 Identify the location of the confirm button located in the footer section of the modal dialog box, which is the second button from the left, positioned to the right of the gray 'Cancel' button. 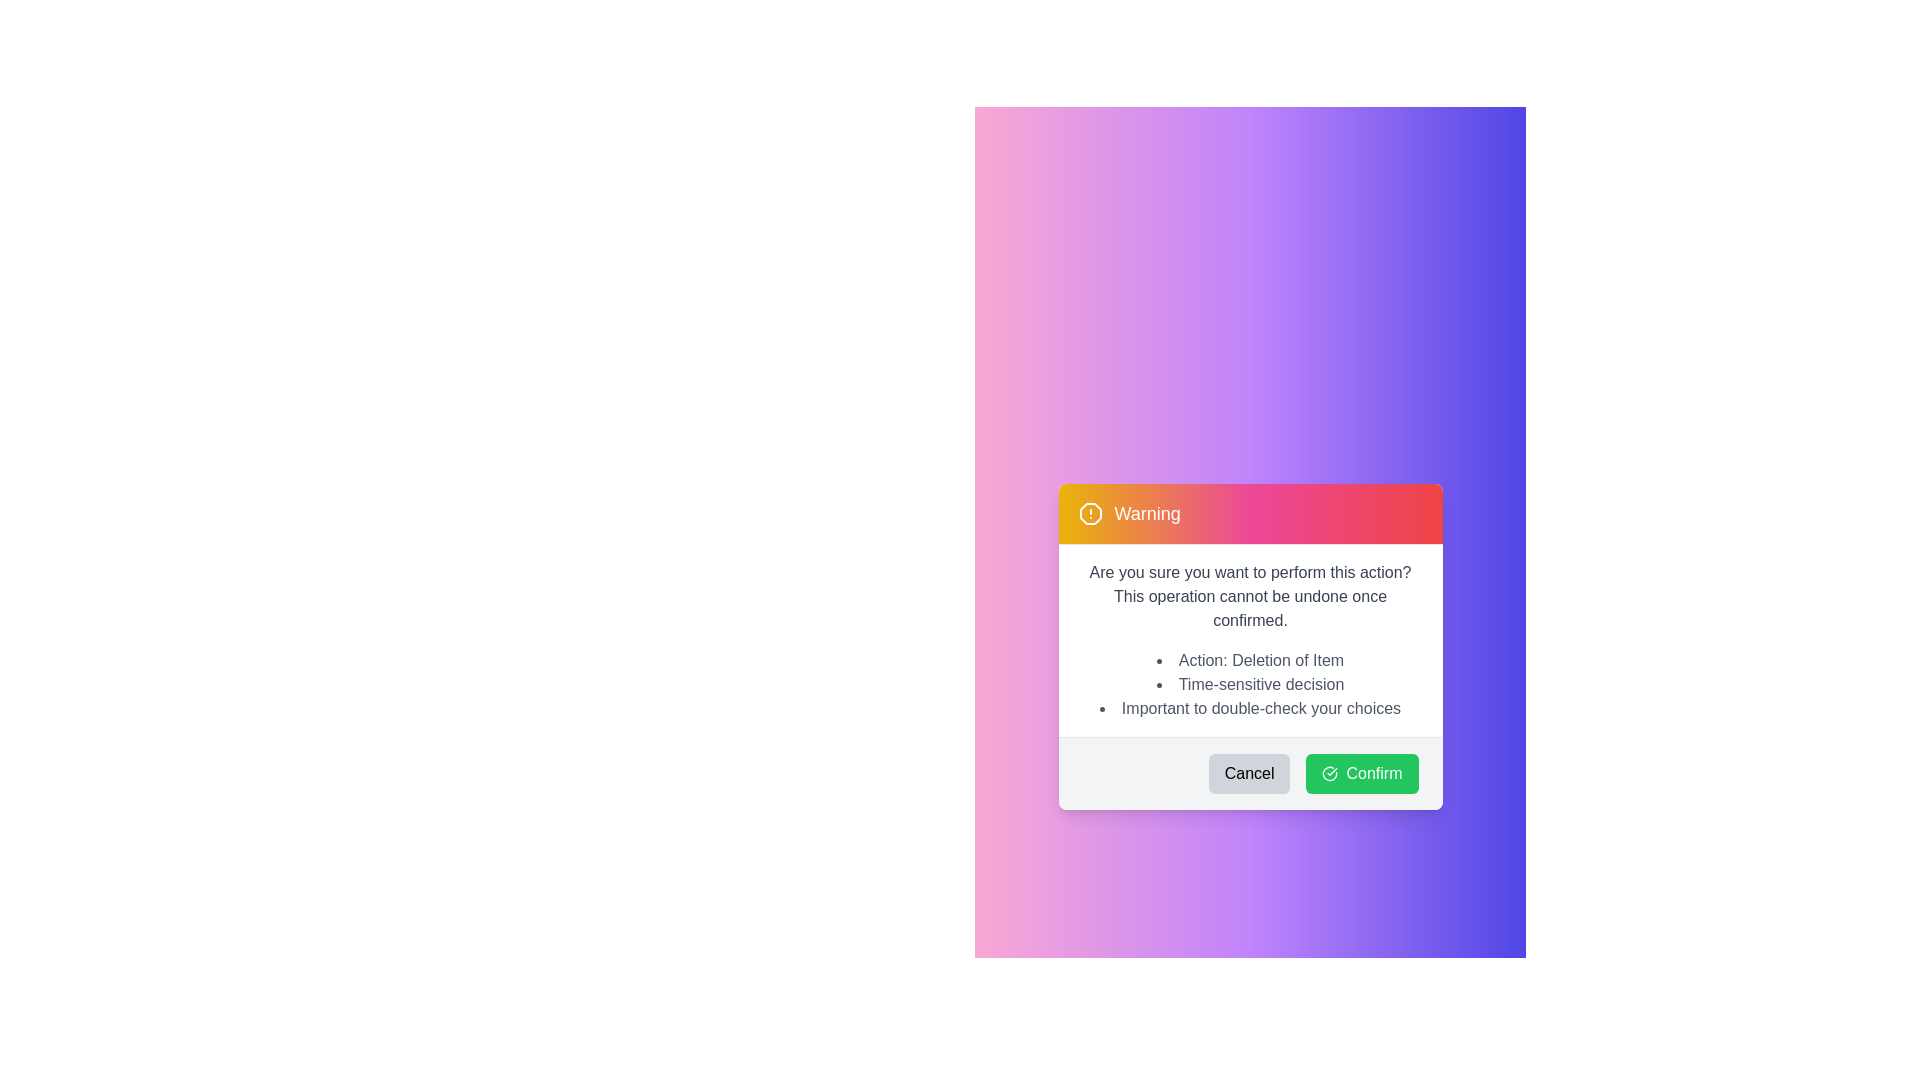
(1361, 773).